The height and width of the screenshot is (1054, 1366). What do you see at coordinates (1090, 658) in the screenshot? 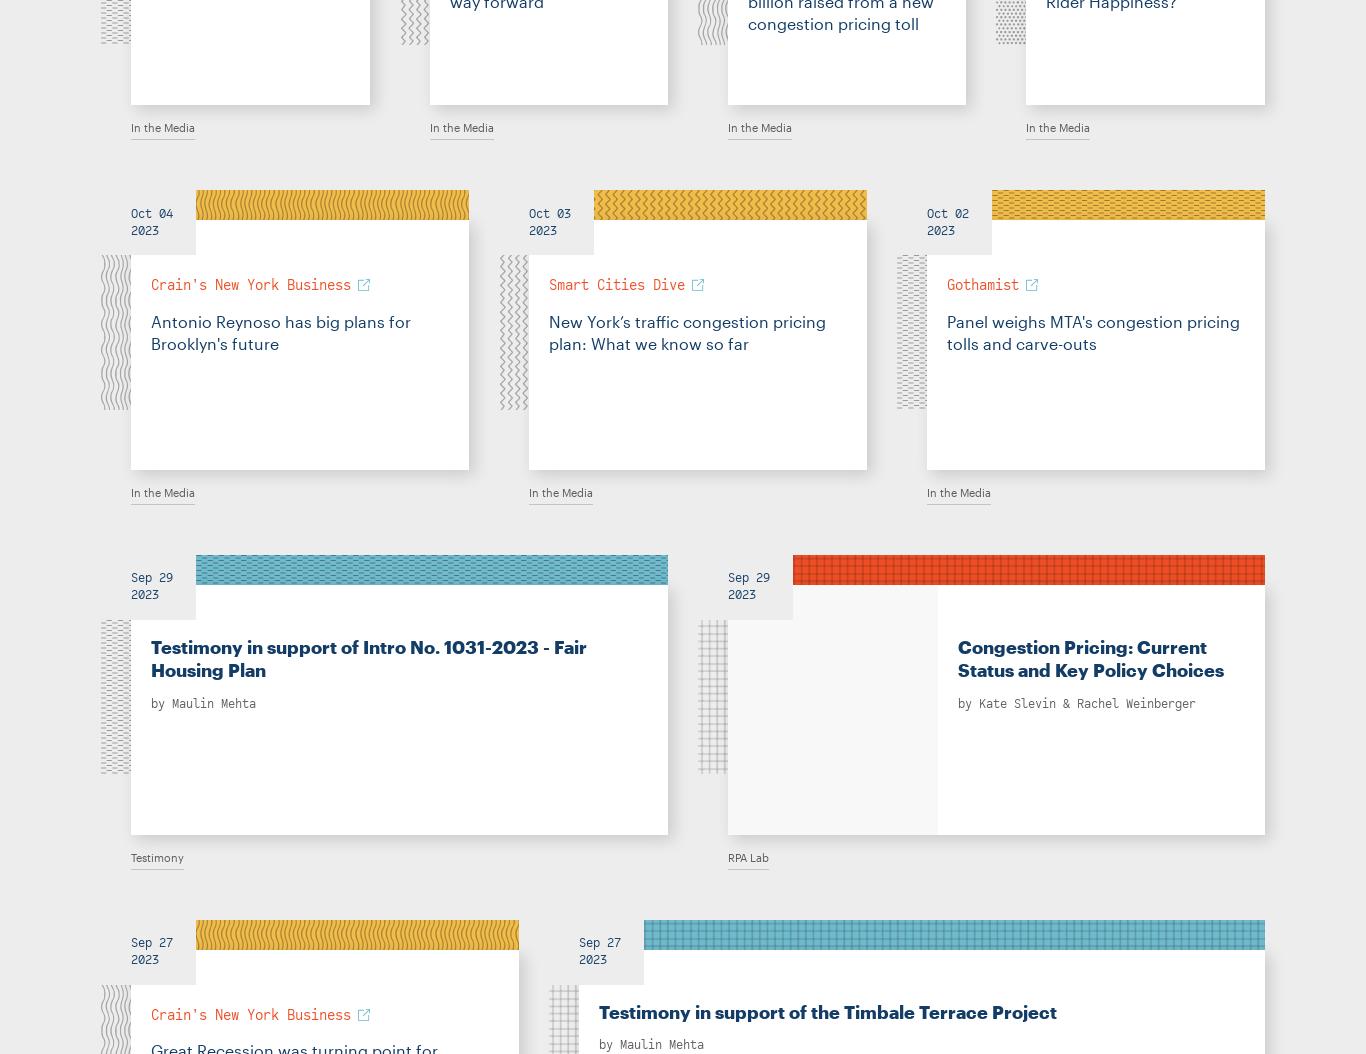
I see `'Congestion Pricing: Current Status and Key Policy Choices'` at bounding box center [1090, 658].